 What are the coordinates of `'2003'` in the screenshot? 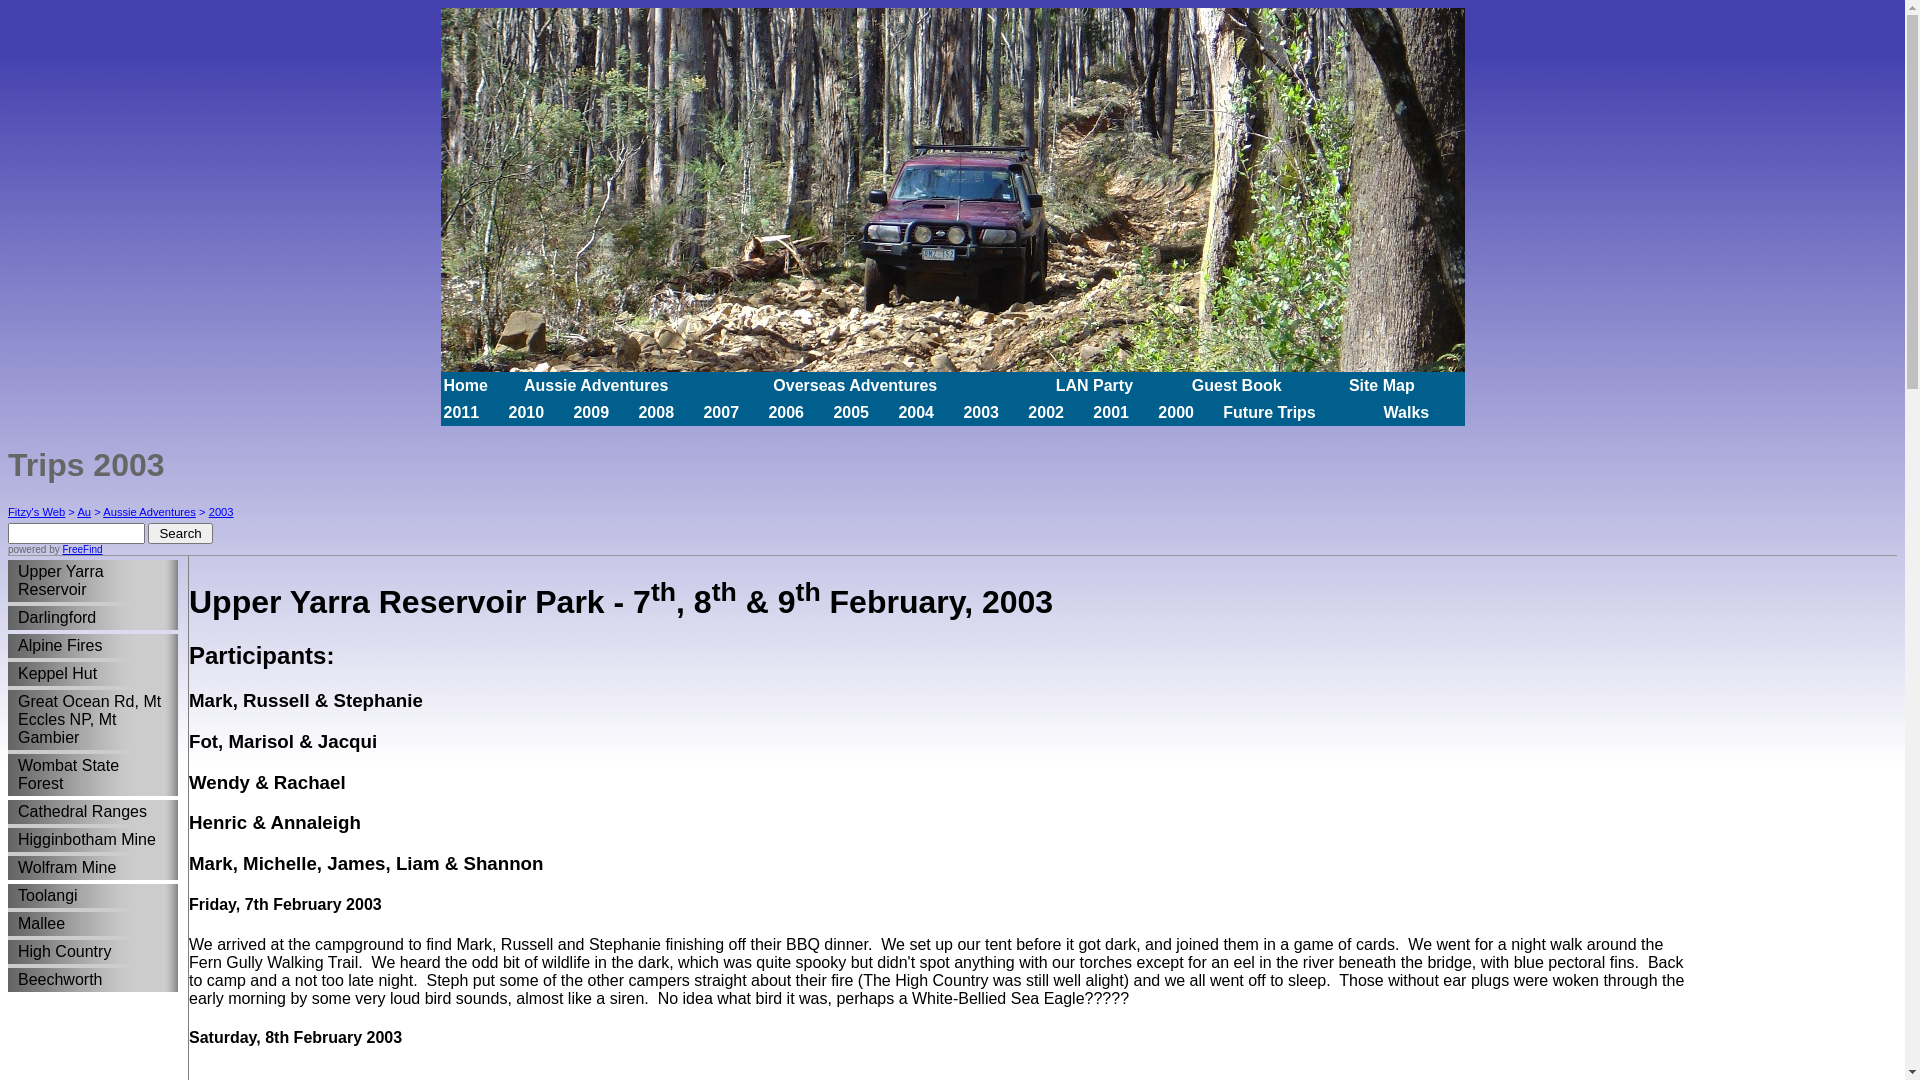 It's located at (980, 411).